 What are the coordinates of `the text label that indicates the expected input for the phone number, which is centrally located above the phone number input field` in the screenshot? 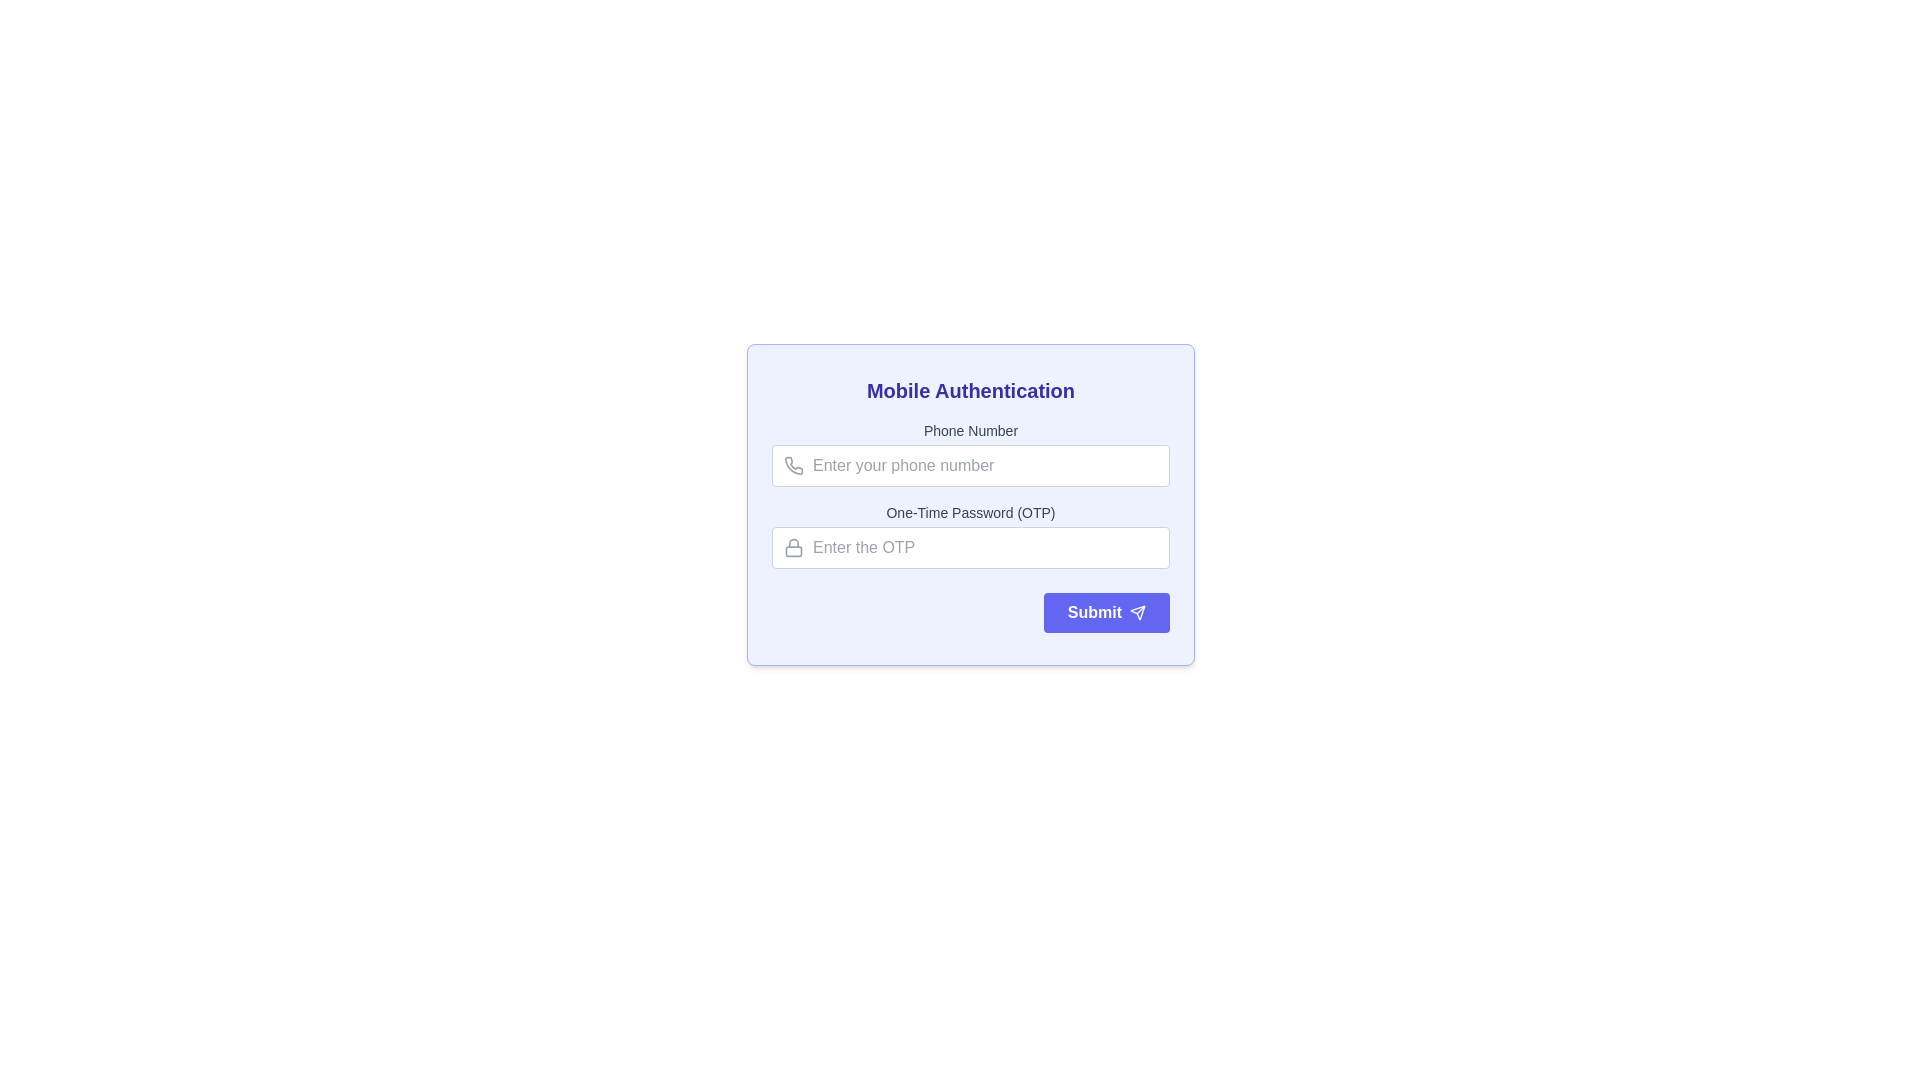 It's located at (970, 430).